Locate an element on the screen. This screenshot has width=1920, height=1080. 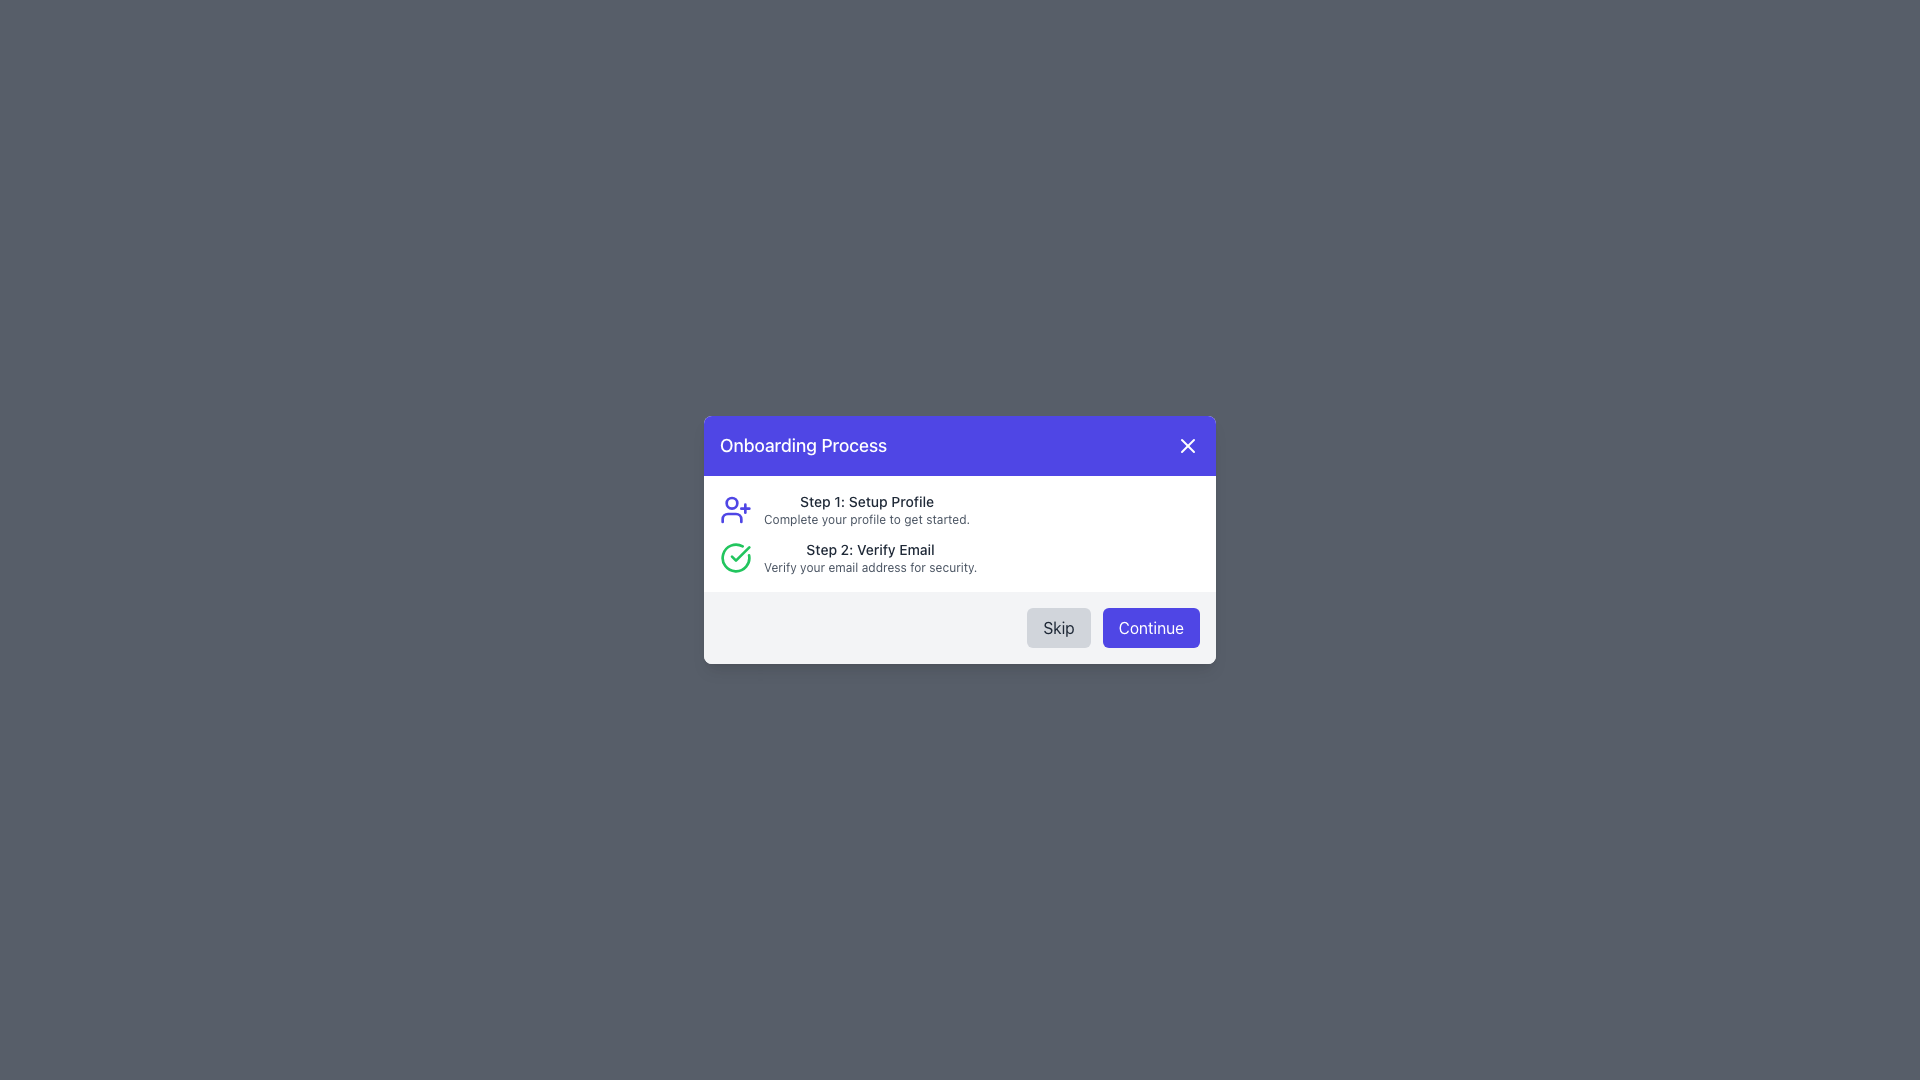
the Informational Section in the onboarding process modal, which is located above 'Step 2: Verify Email.' is located at coordinates (960, 508).